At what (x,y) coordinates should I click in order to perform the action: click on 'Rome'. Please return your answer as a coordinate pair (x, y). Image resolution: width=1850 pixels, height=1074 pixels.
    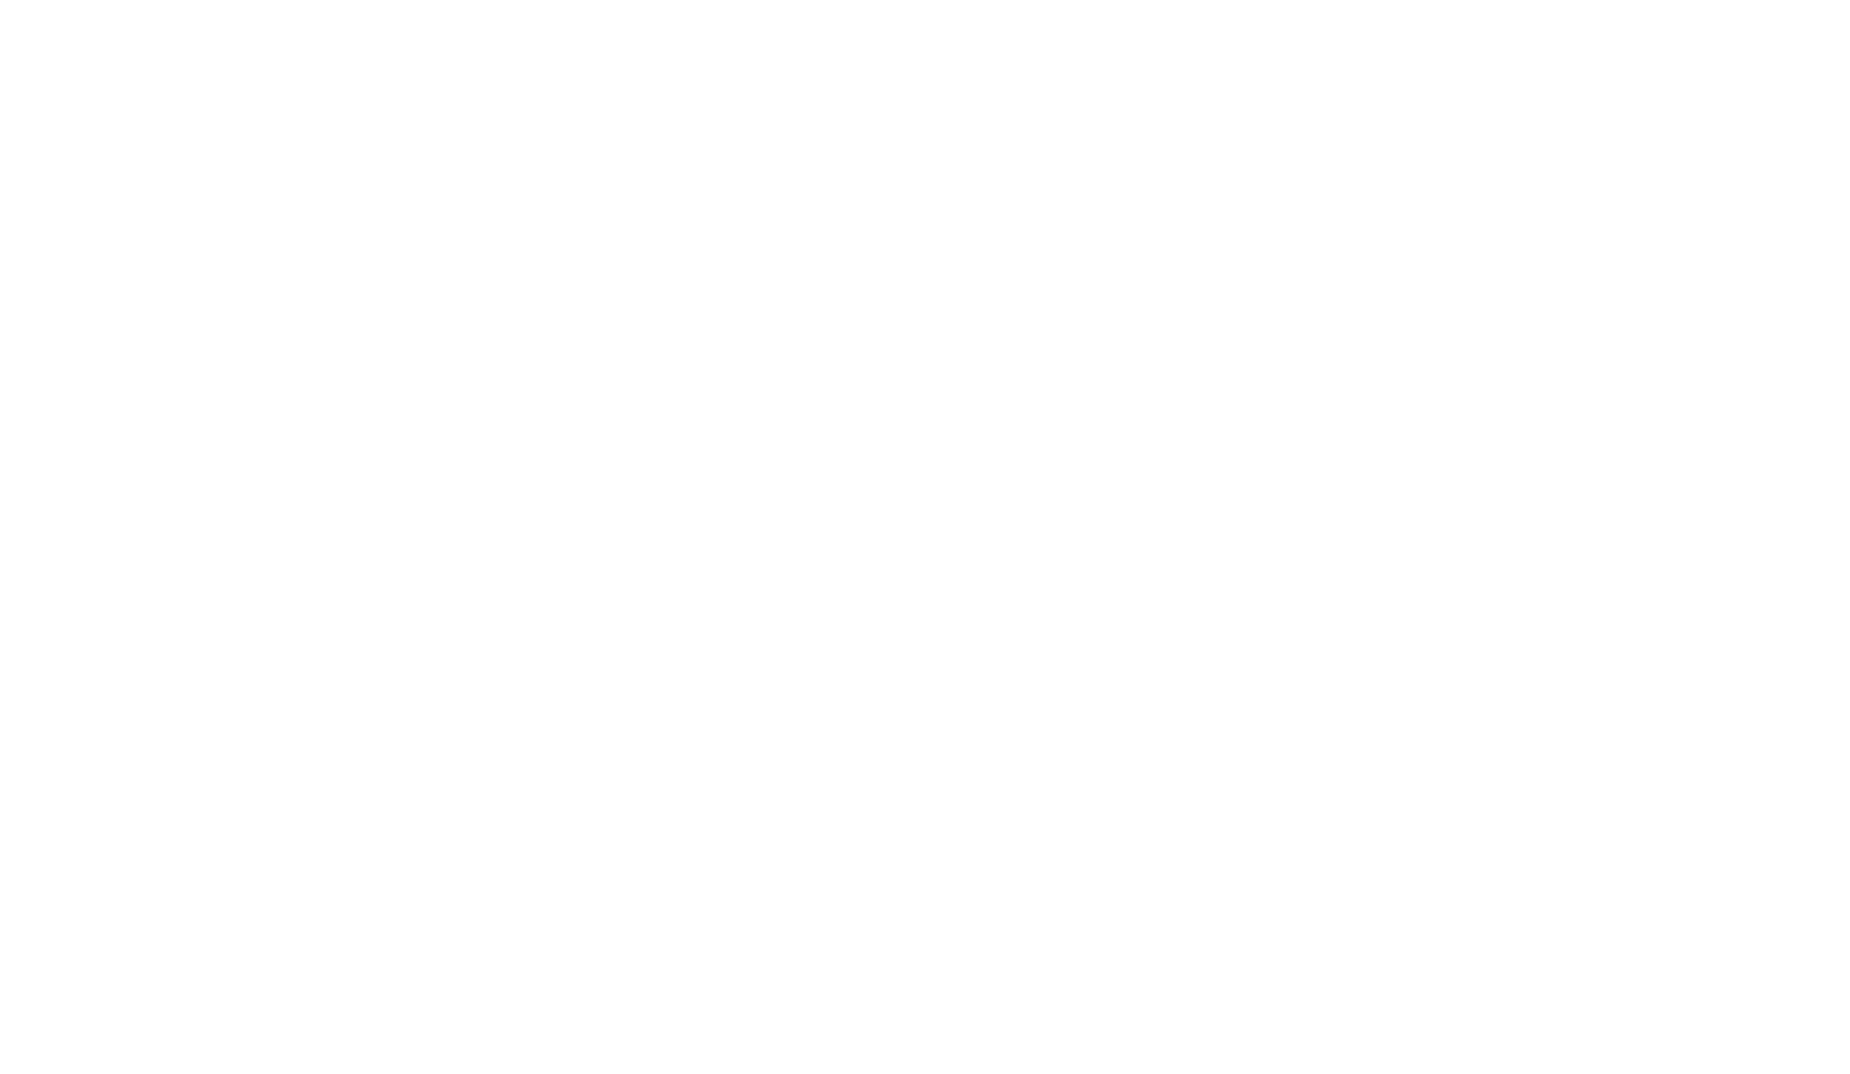
    Looking at the image, I should click on (420, 28).